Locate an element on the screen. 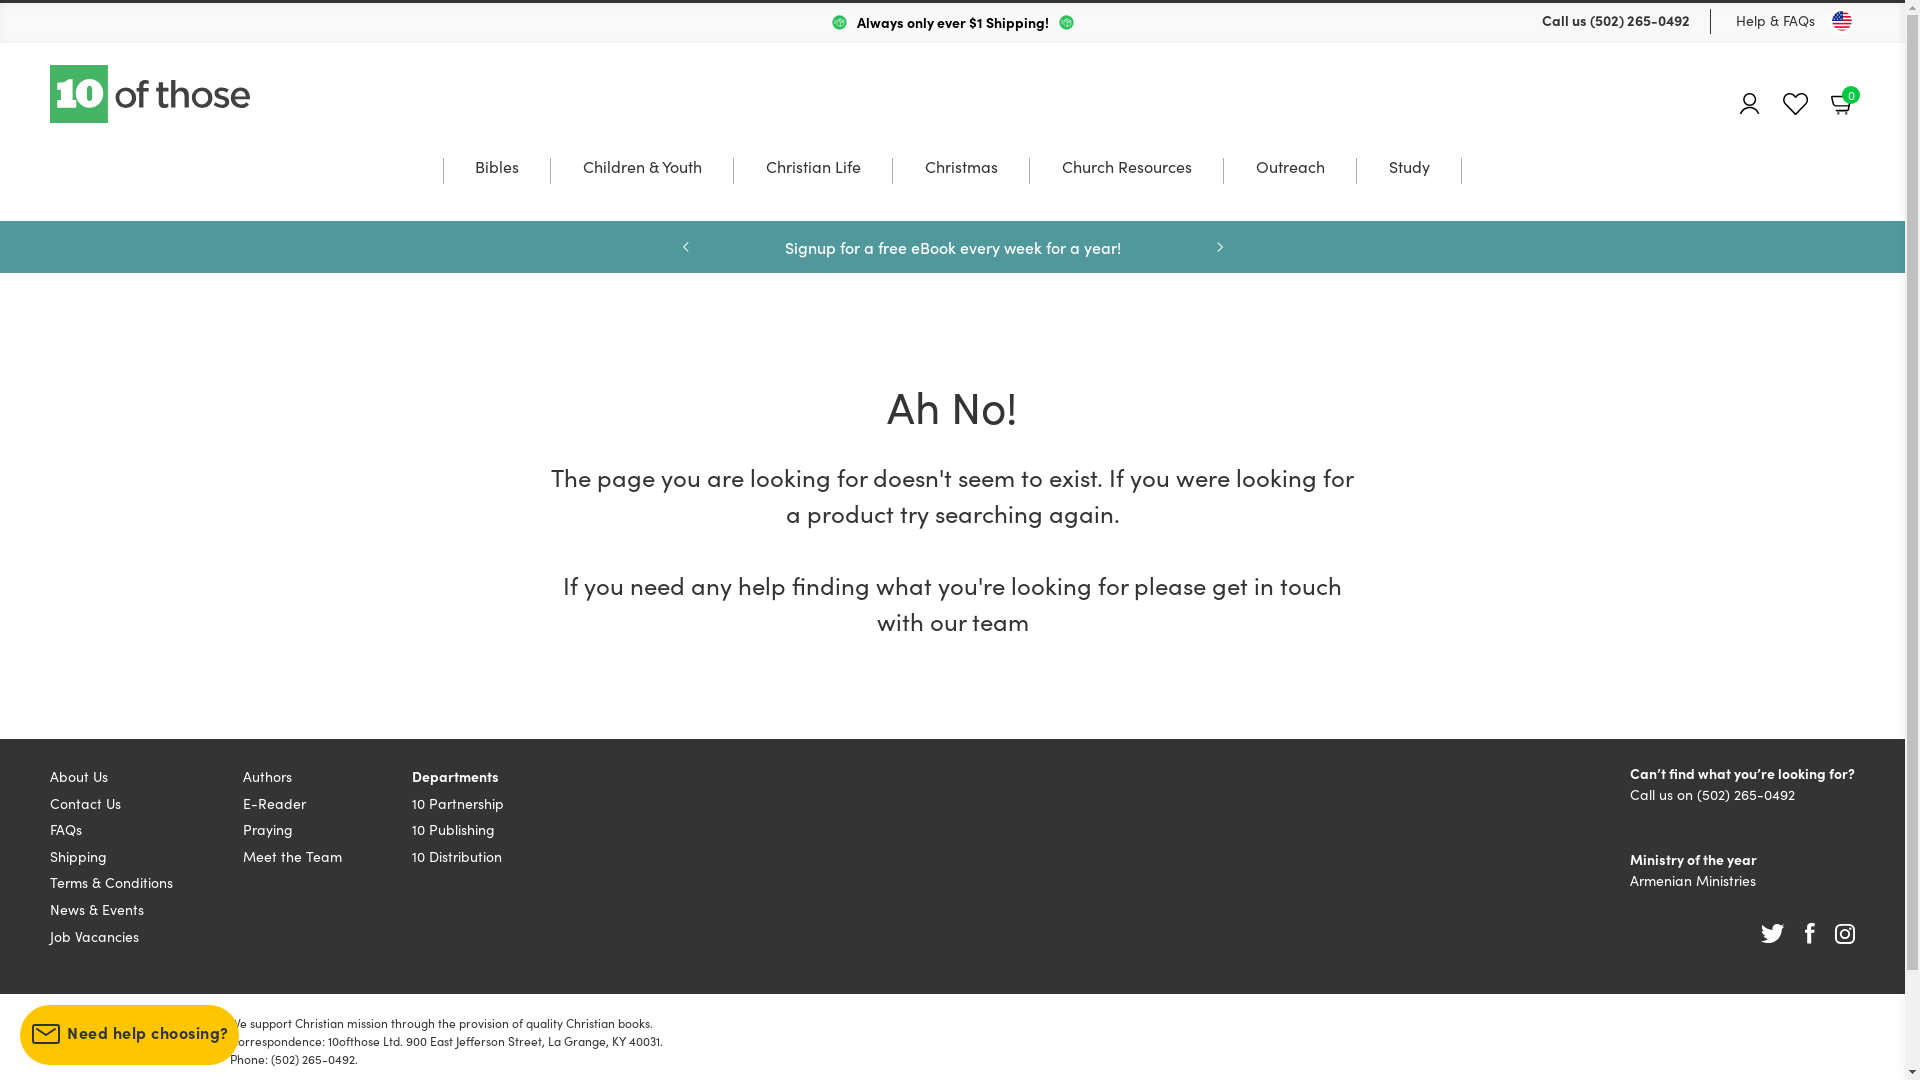  'Outreach' is located at coordinates (1290, 185).